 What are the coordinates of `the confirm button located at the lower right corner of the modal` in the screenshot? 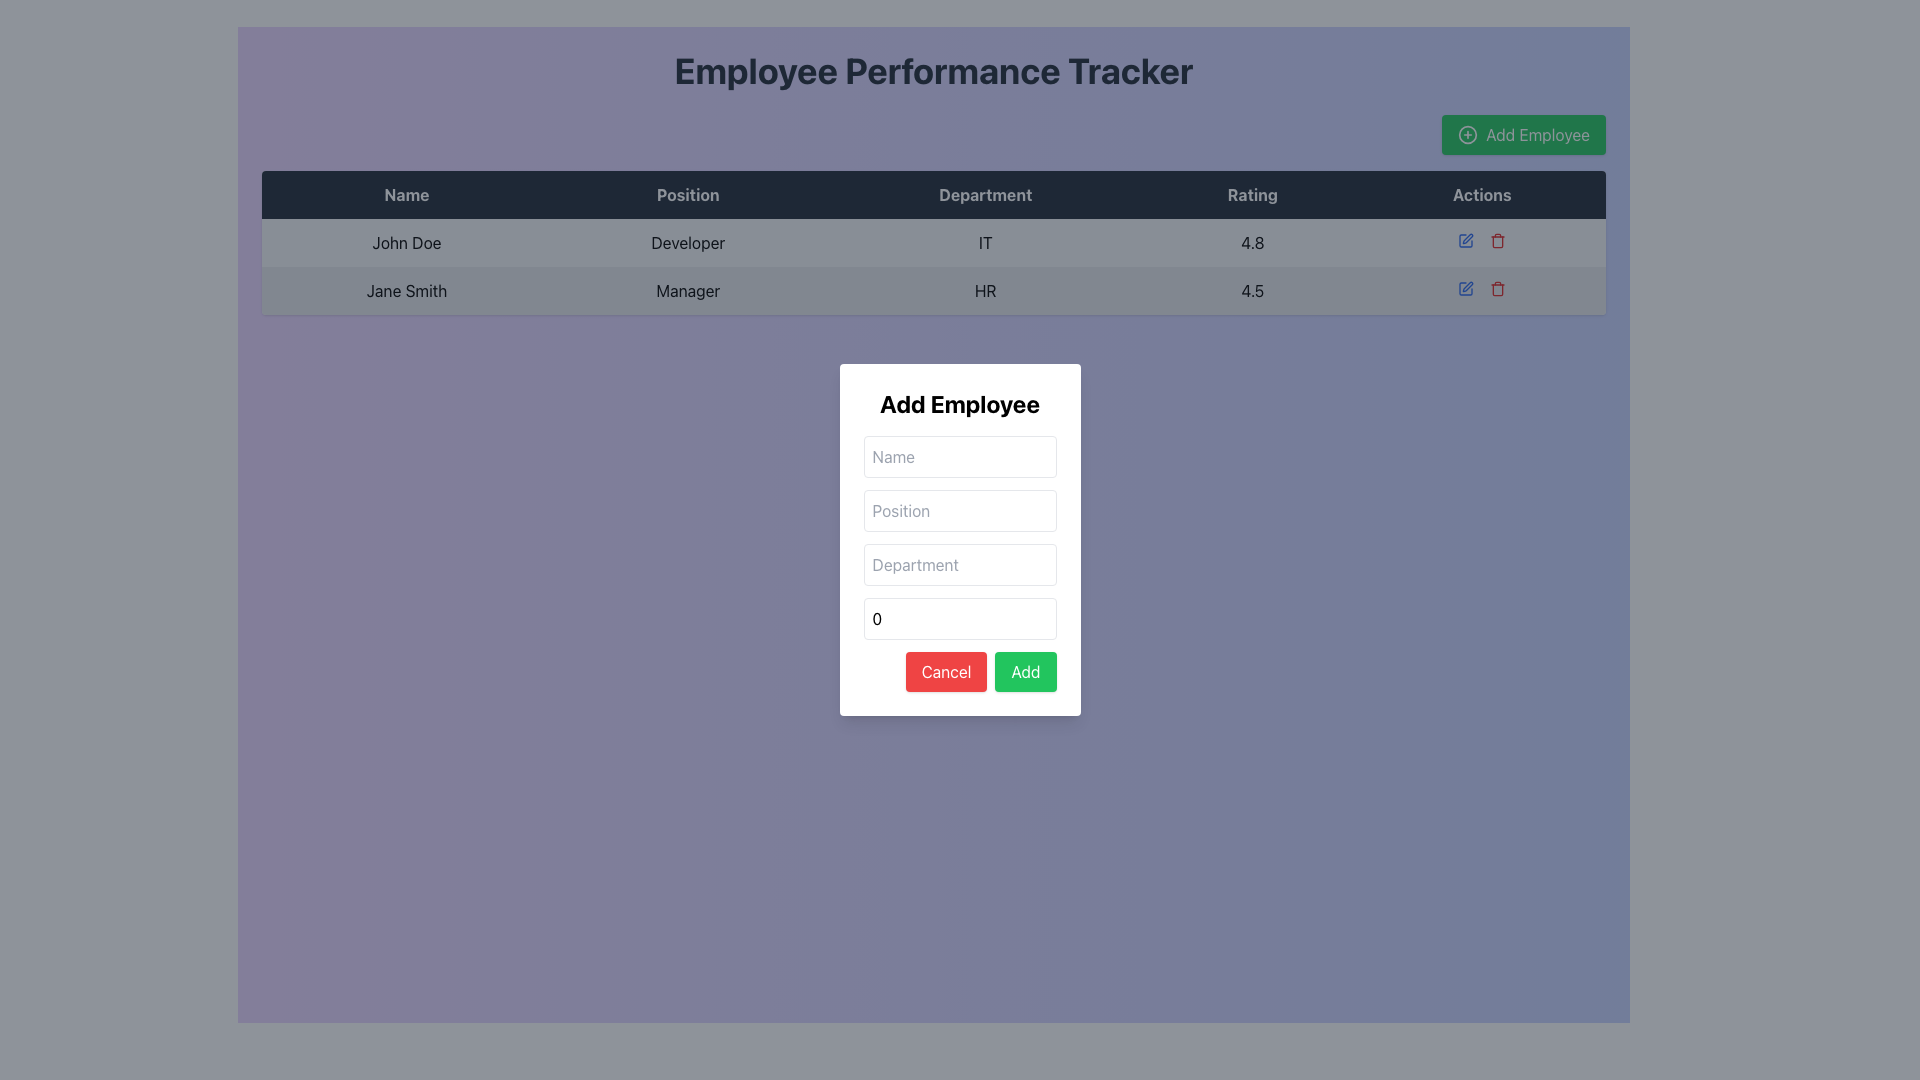 It's located at (1026, 671).